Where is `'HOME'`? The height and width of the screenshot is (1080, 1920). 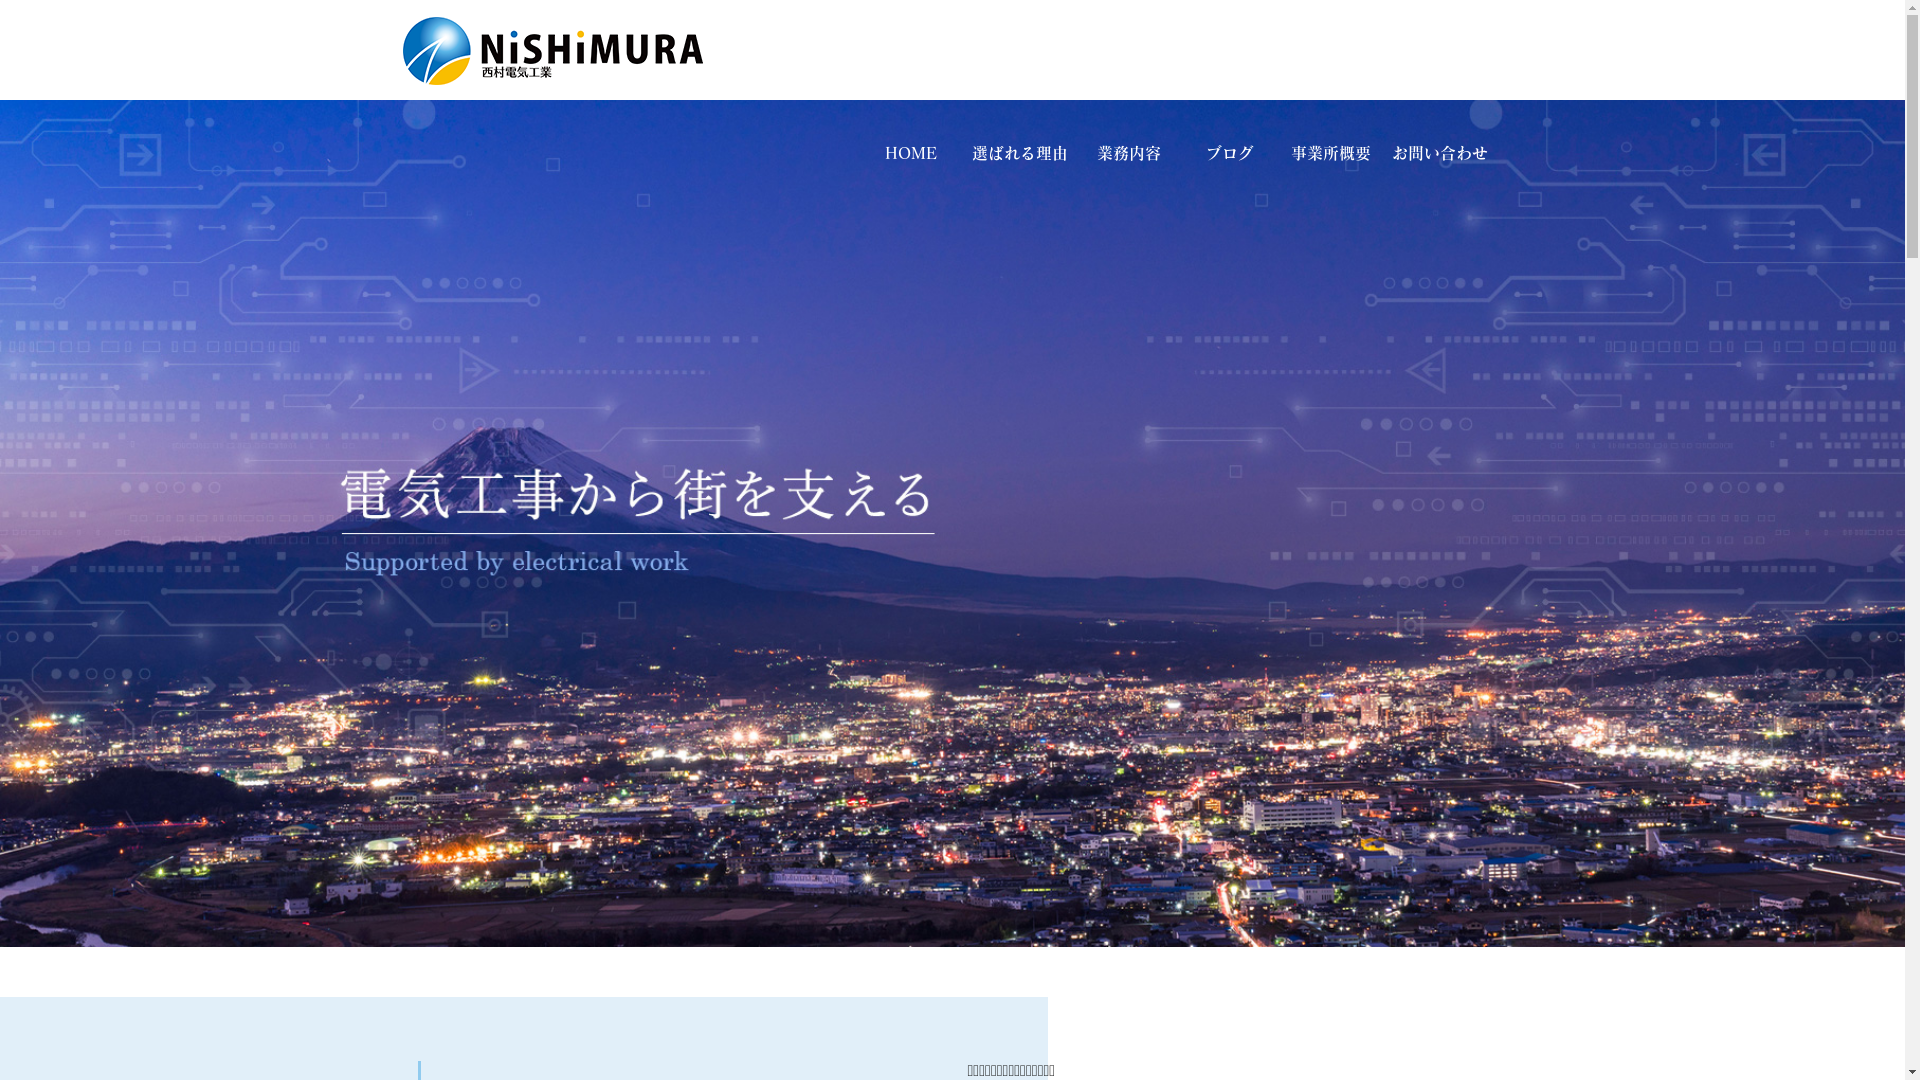 'HOME' is located at coordinates (859, 152).